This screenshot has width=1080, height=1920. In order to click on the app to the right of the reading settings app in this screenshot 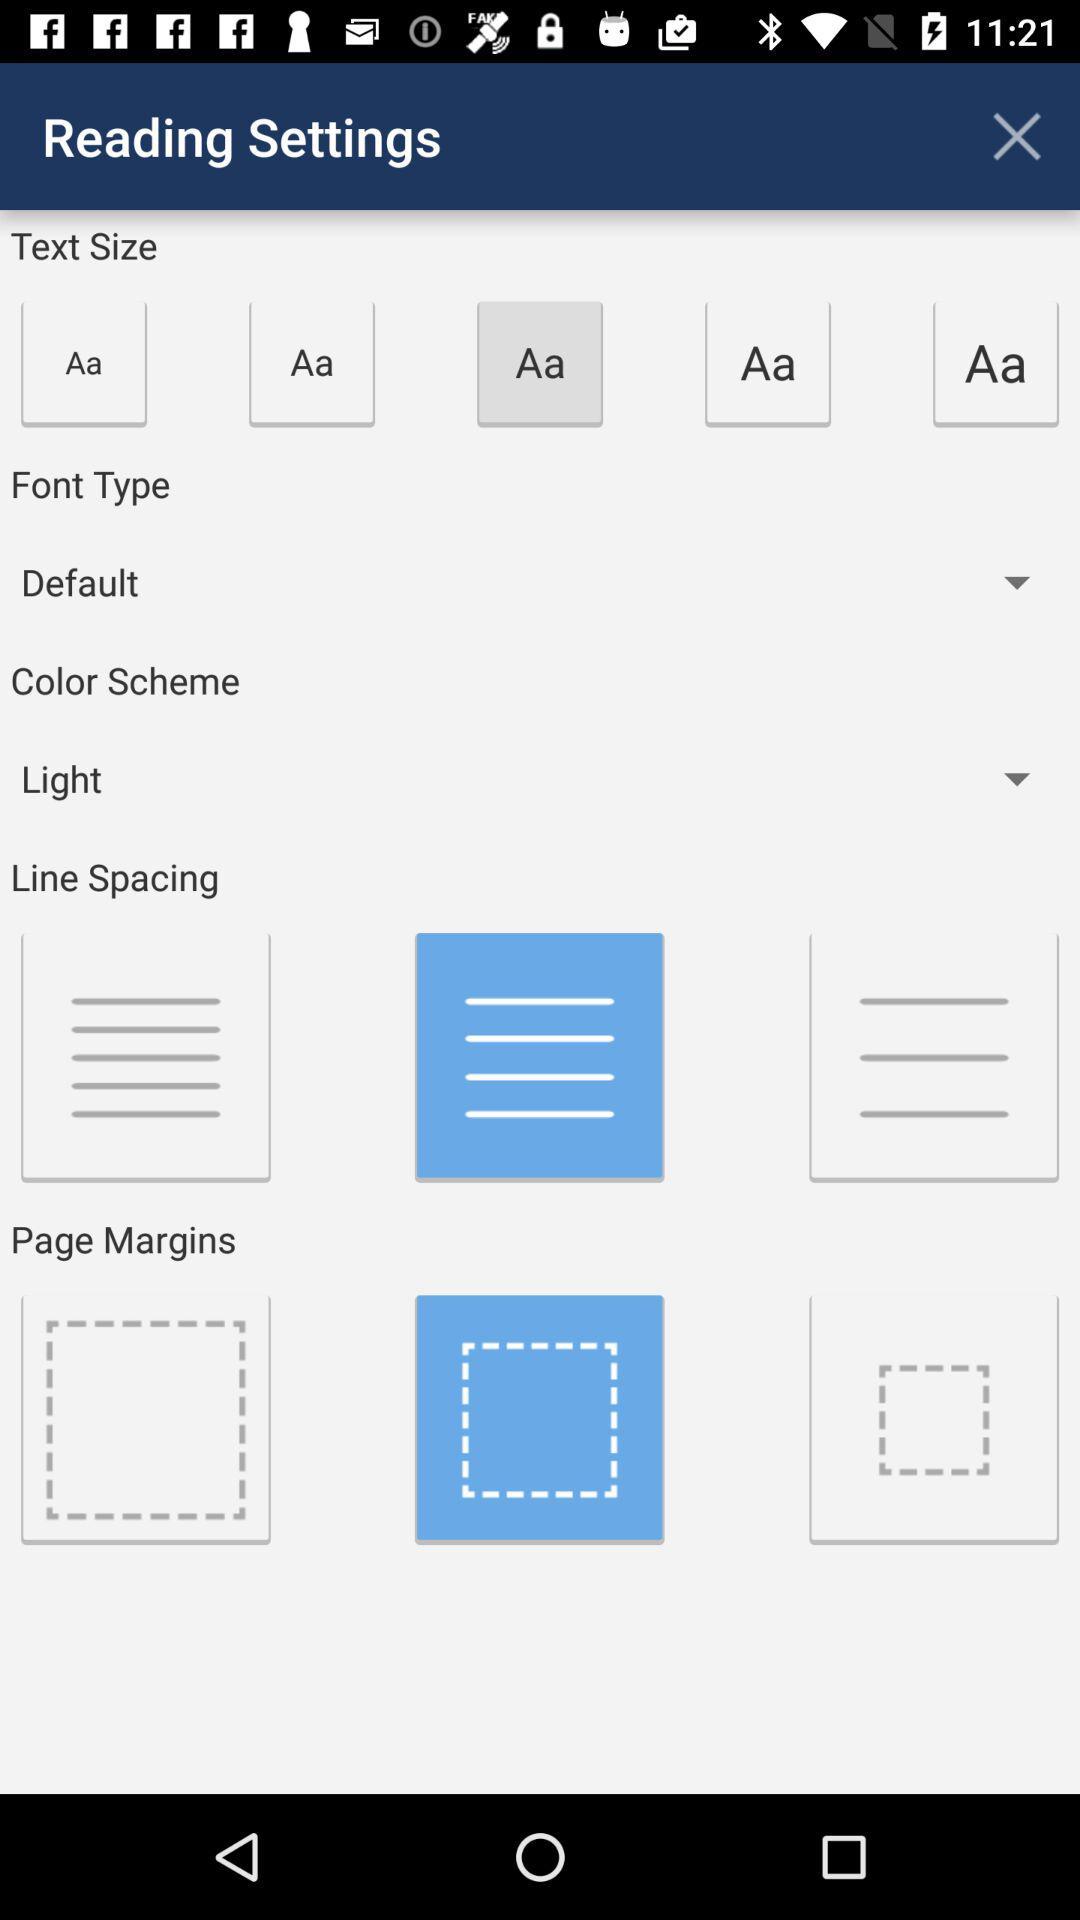, I will do `click(1017, 135)`.